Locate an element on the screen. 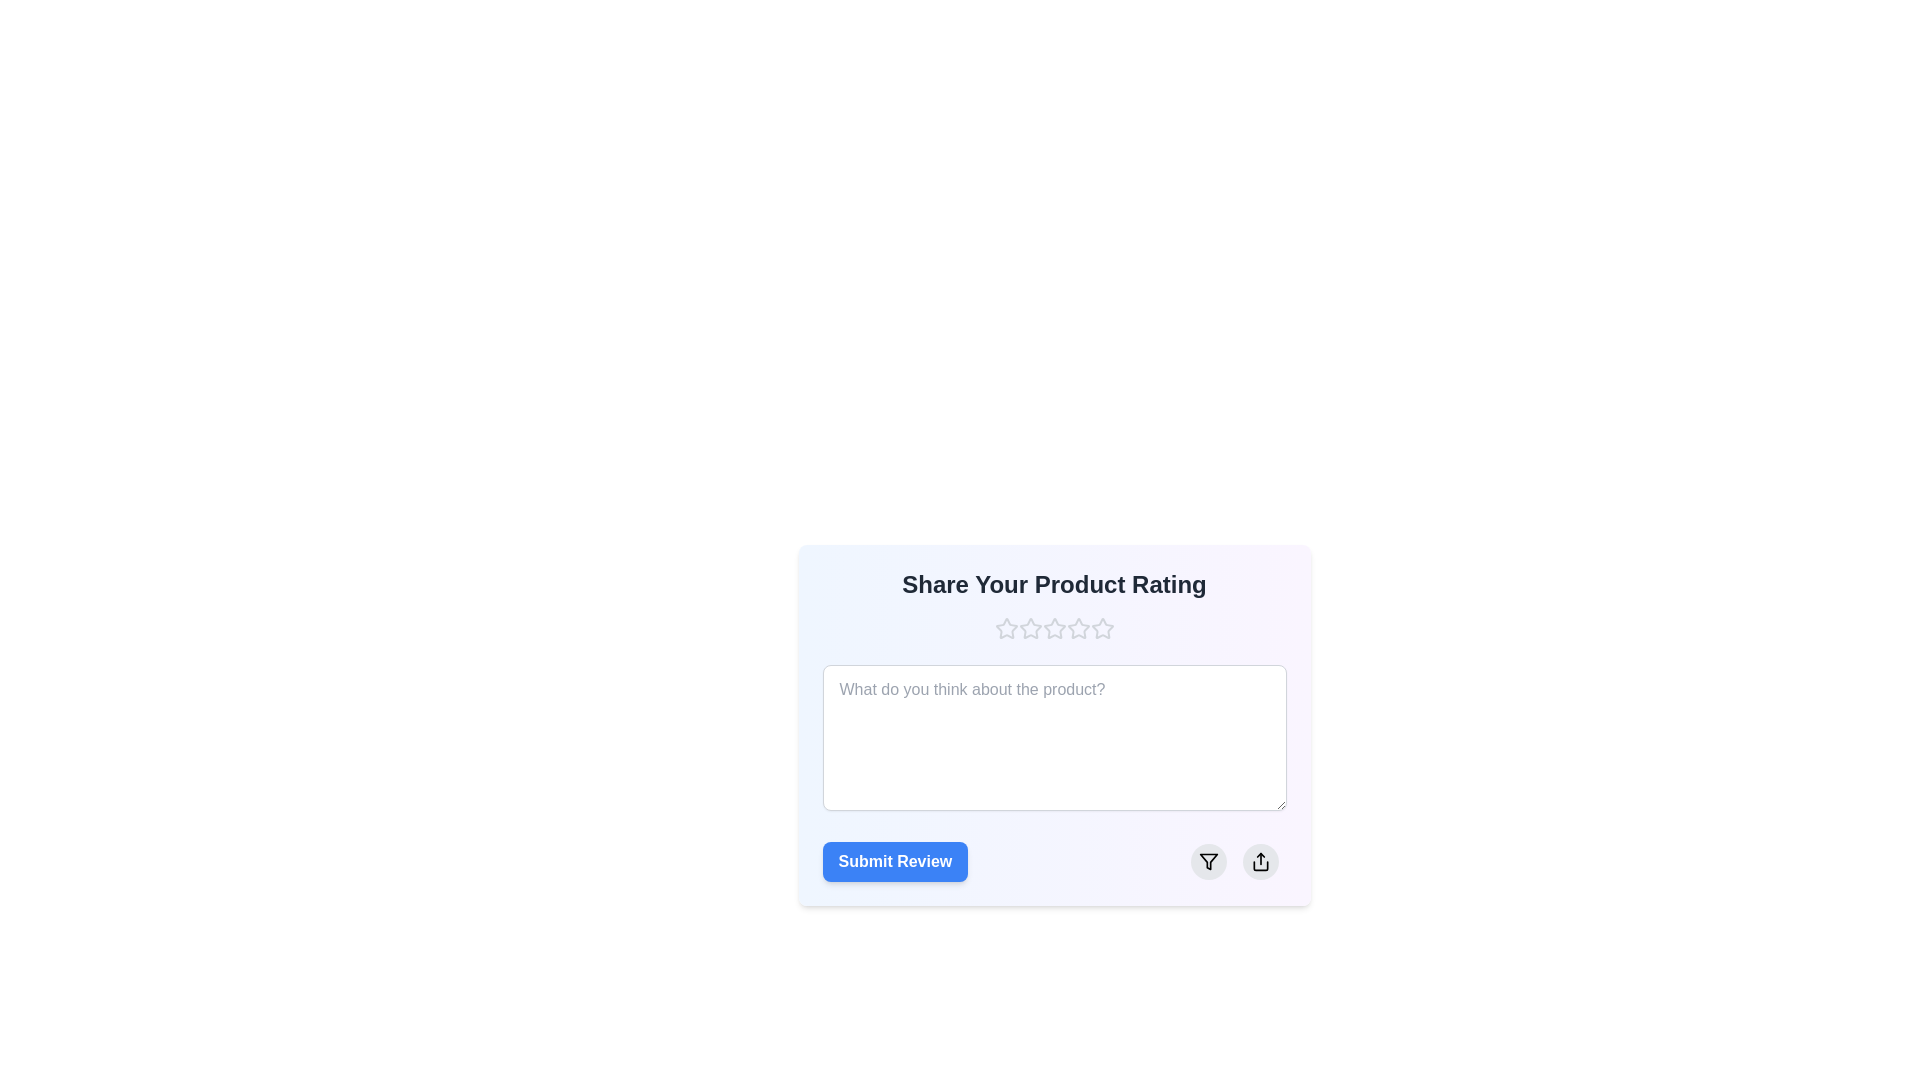 The width and height of the screenshot is (1920, 1080). the funnel-shaped filter icon located towards the bottom right corner of the interface, adjacent to an upward arrow button is located at coordinates (1207, 860).